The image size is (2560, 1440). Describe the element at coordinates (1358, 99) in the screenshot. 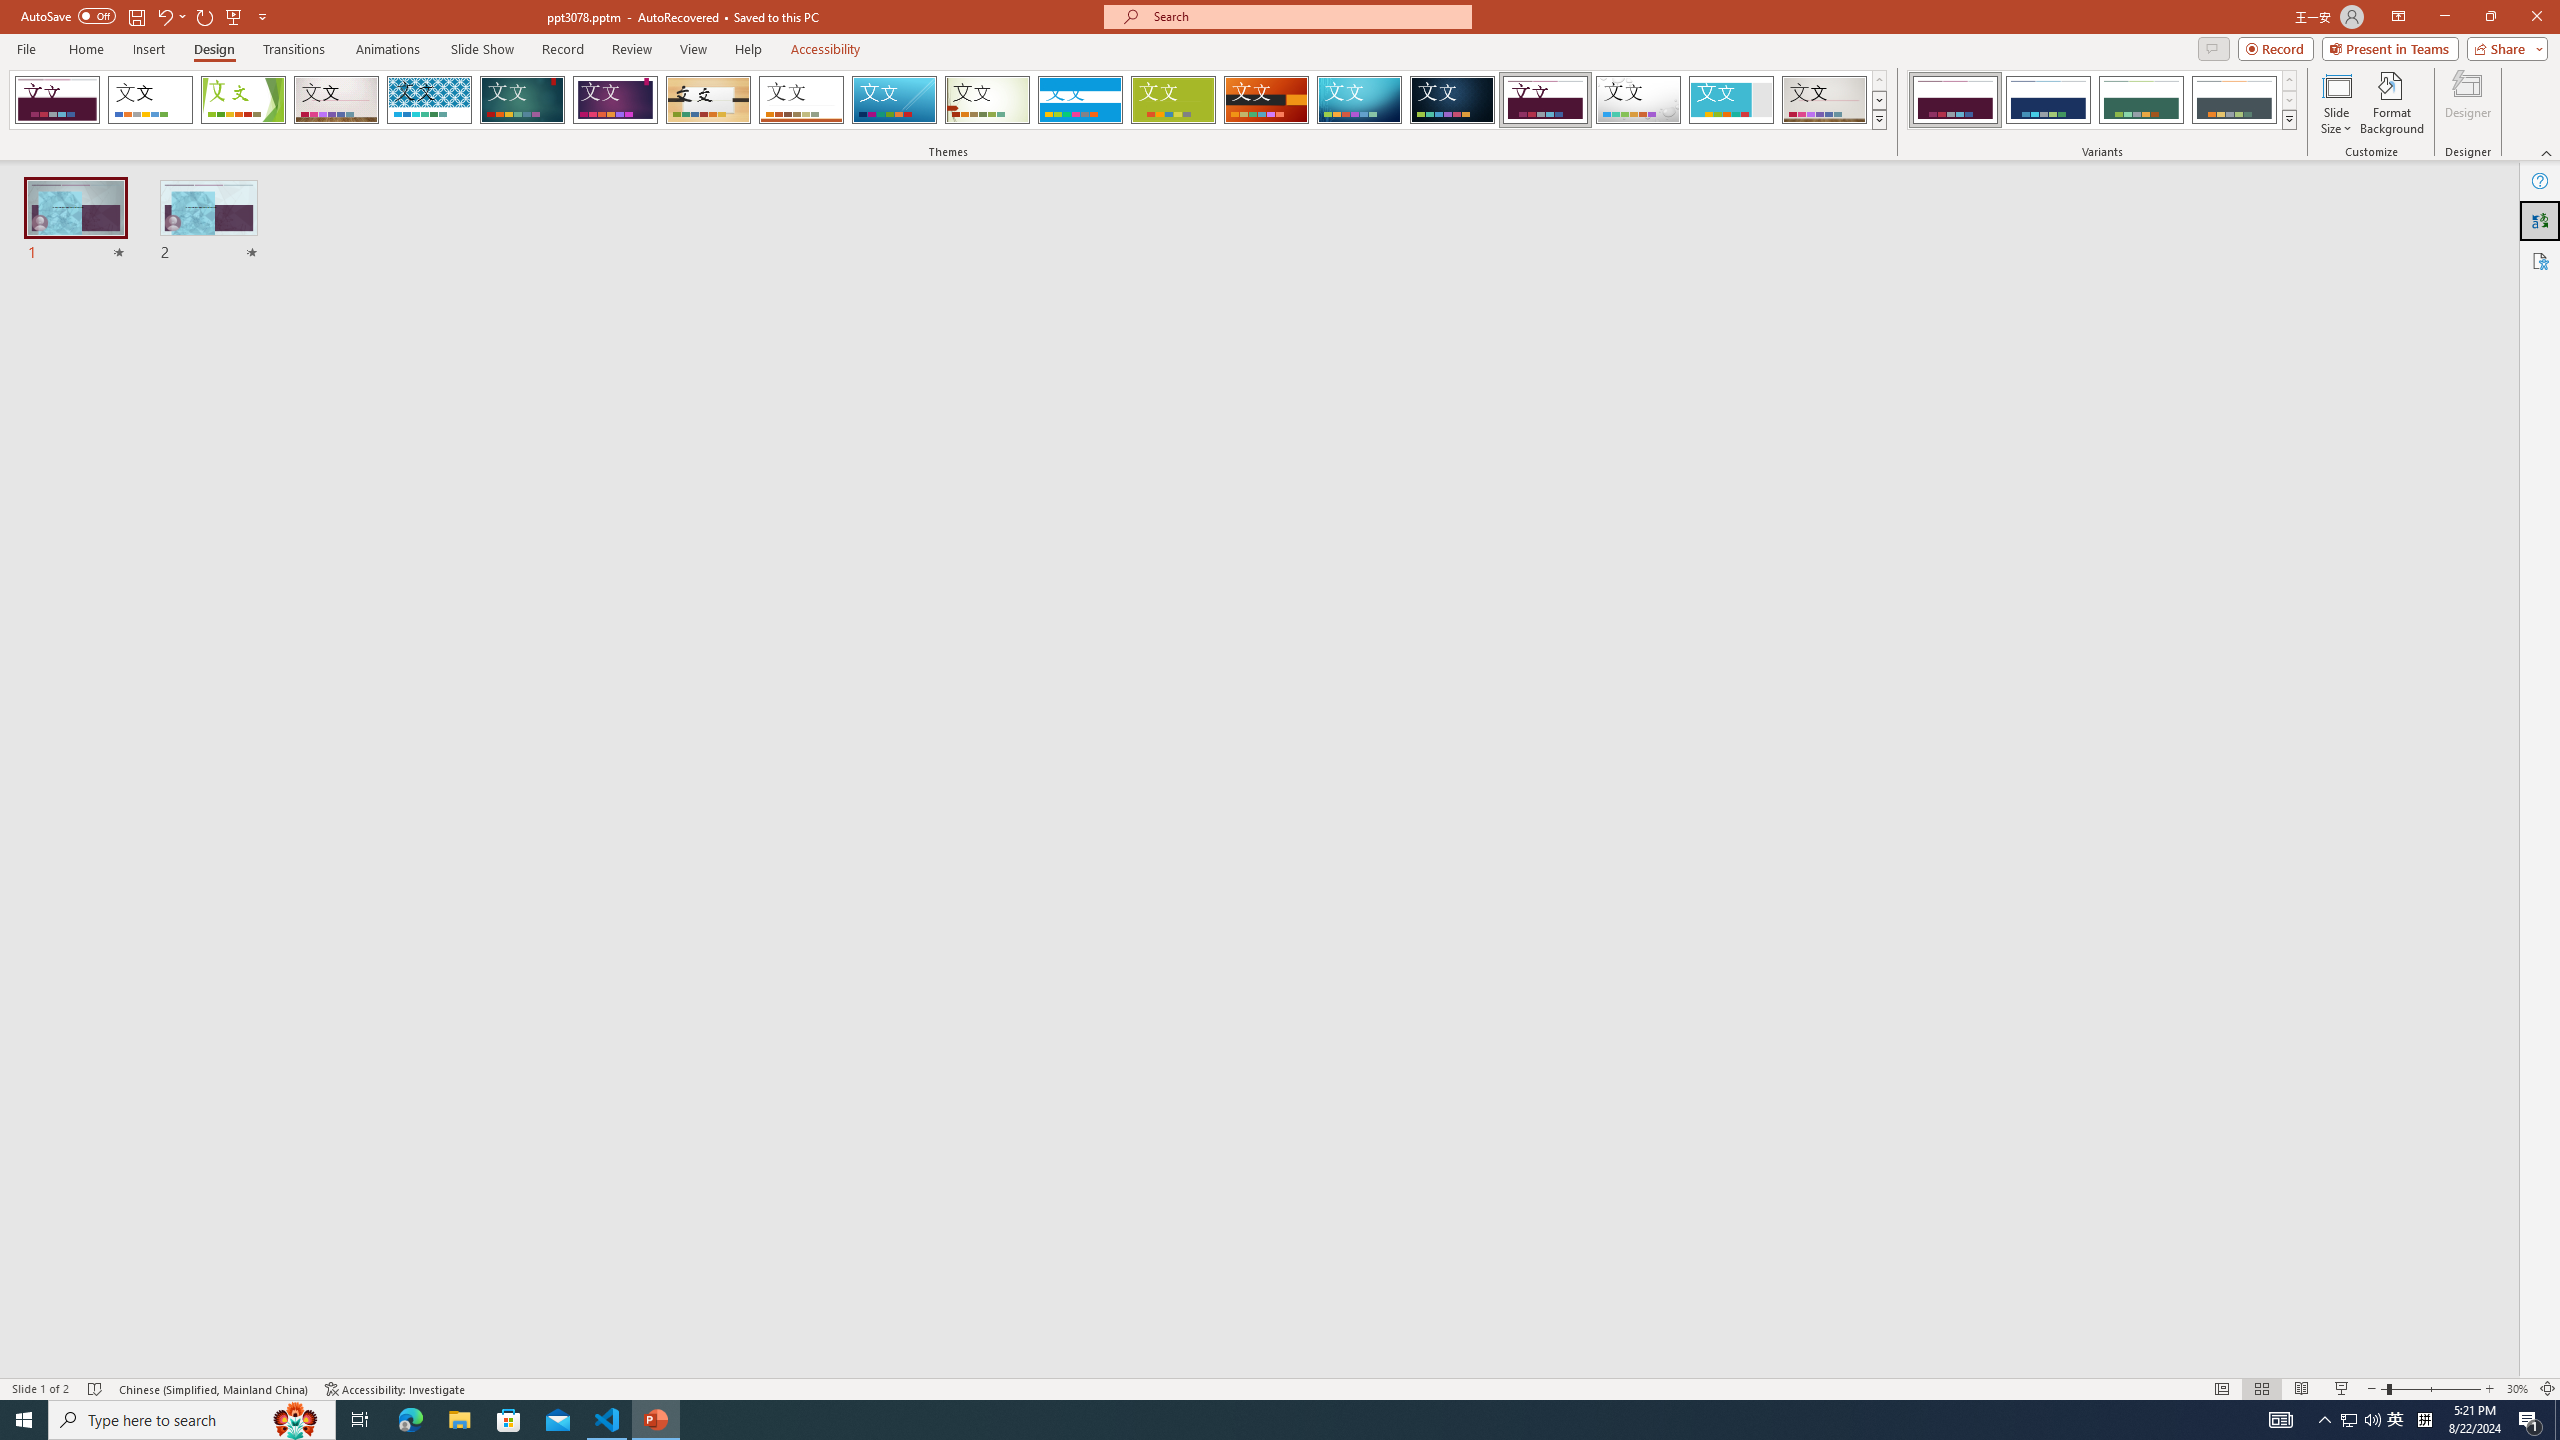

I see `'Circuit'` at that location.